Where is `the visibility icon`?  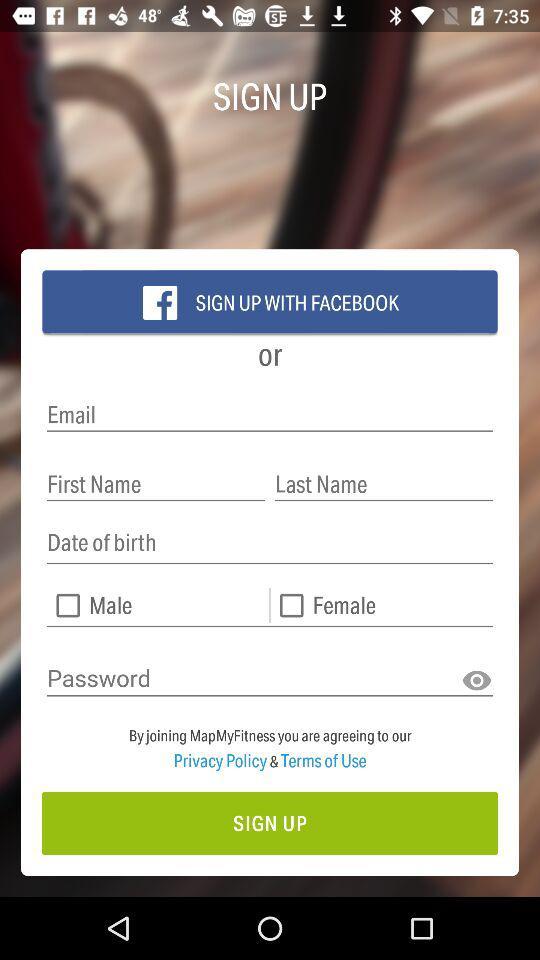 the visibility icon is located at coordinates (475, 681).